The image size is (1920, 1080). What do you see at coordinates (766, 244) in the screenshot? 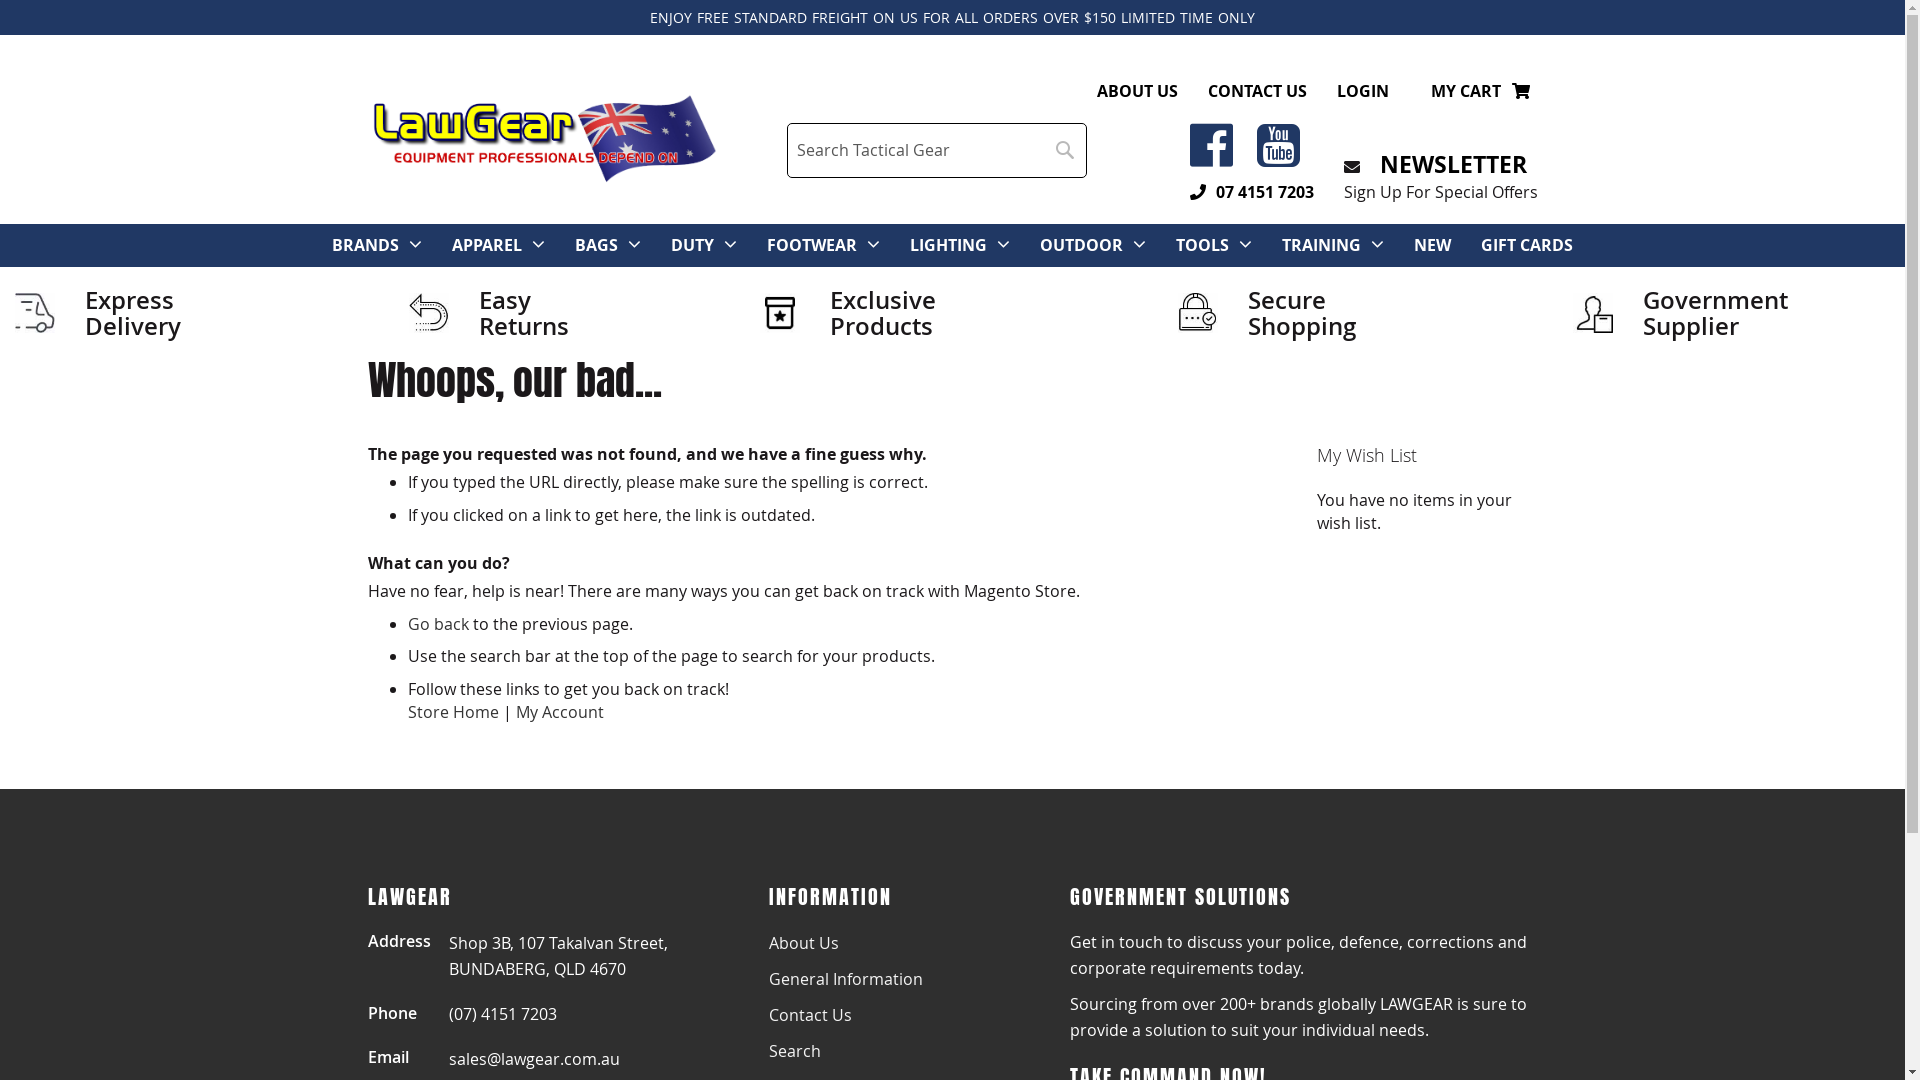
I see `'FOOTWEAR'` at bounding box center [766, 244].